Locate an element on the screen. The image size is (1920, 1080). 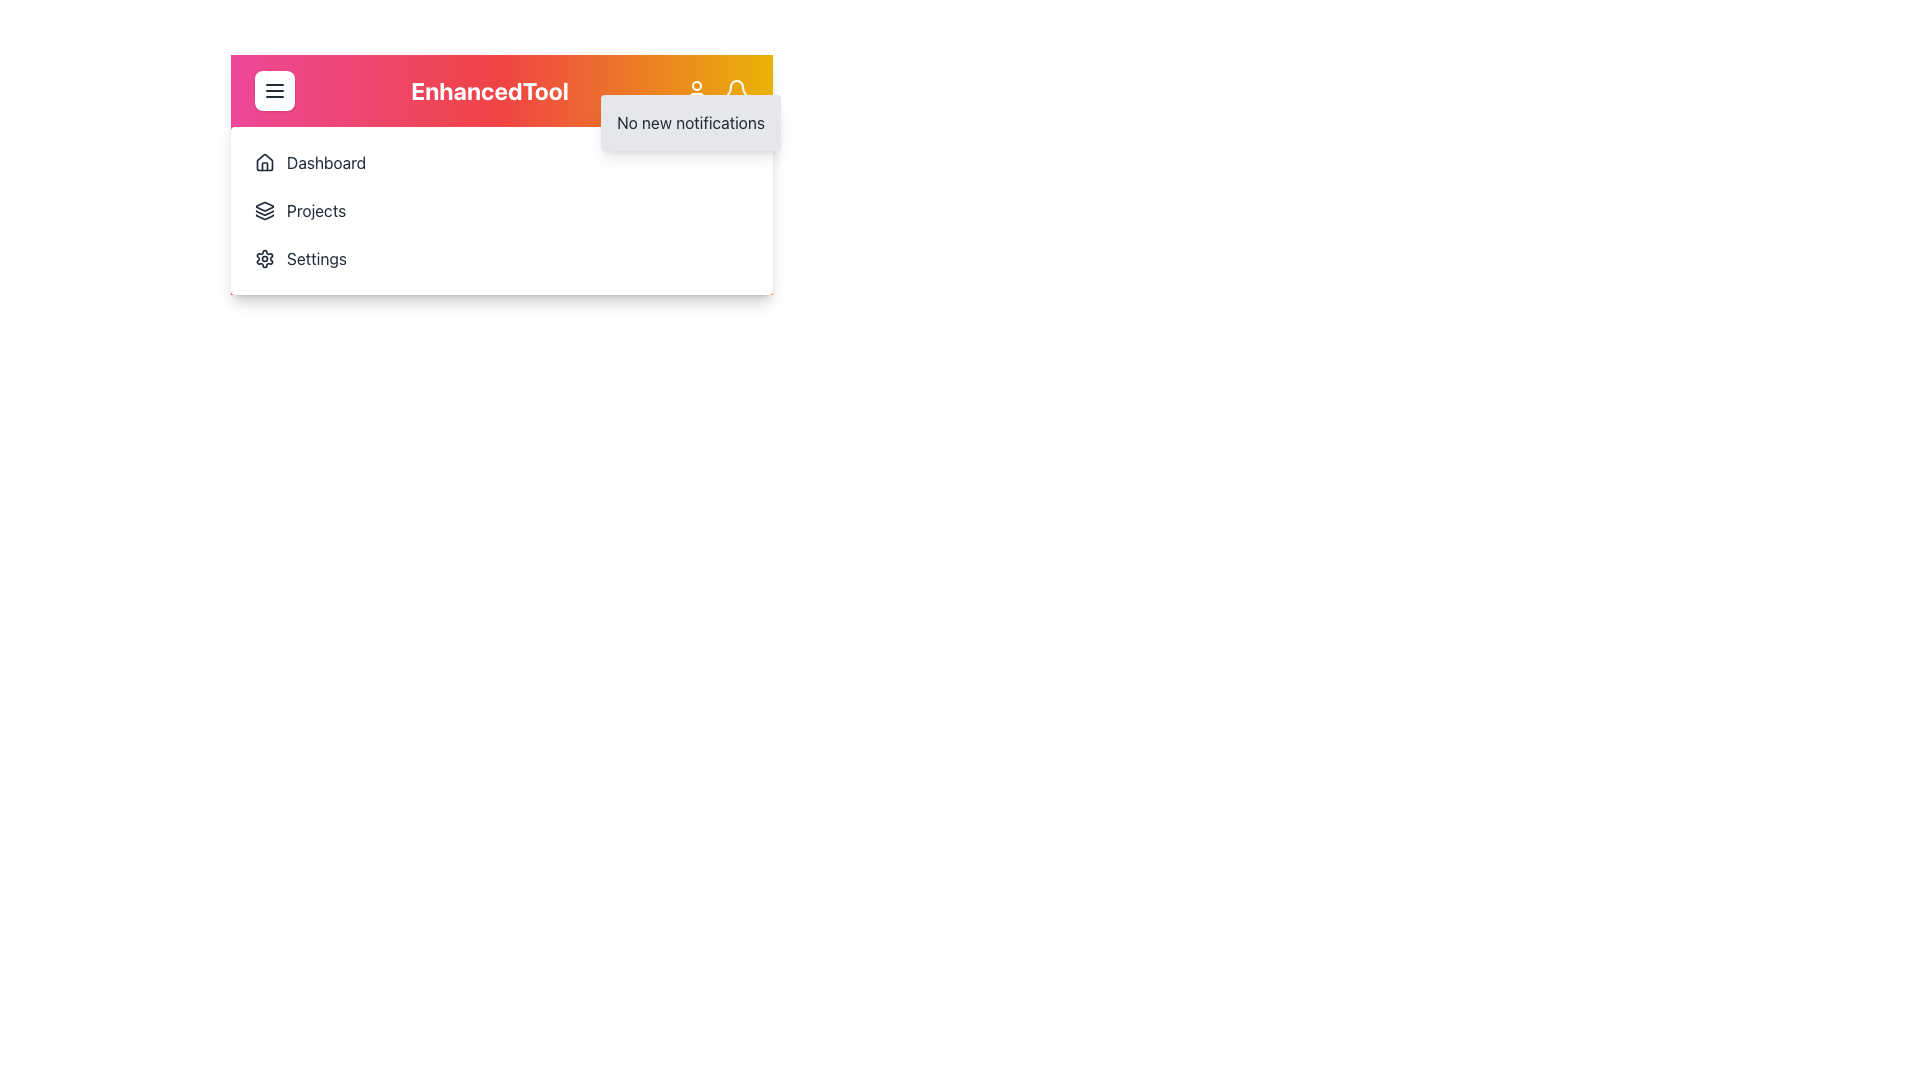
the house-shaped icon located beside the 'Dashboard' text is located at coordinates (263, 161).